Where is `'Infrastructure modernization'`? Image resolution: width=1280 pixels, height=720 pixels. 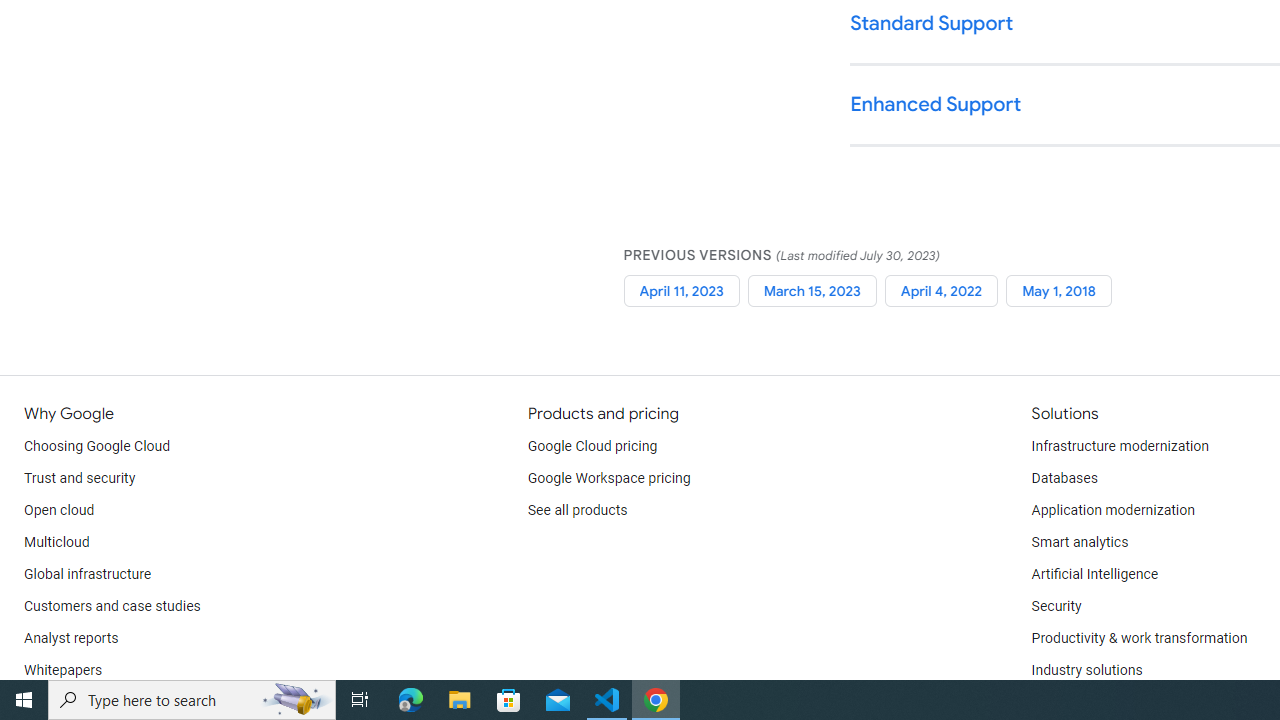
'Infrastructure modernization' is located at coordinates (1120, 446).